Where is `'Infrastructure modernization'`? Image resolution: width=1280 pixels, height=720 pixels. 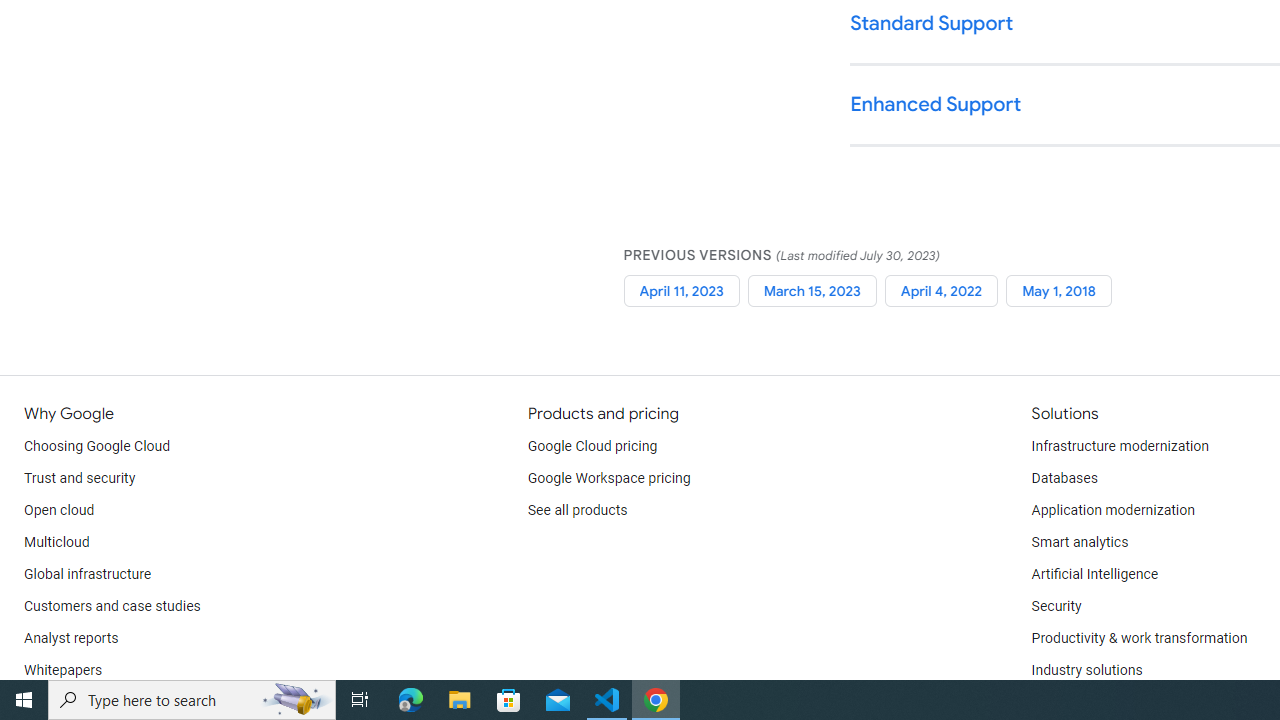
'Infrastructure modernization' is located at coordinates (1120, 446).